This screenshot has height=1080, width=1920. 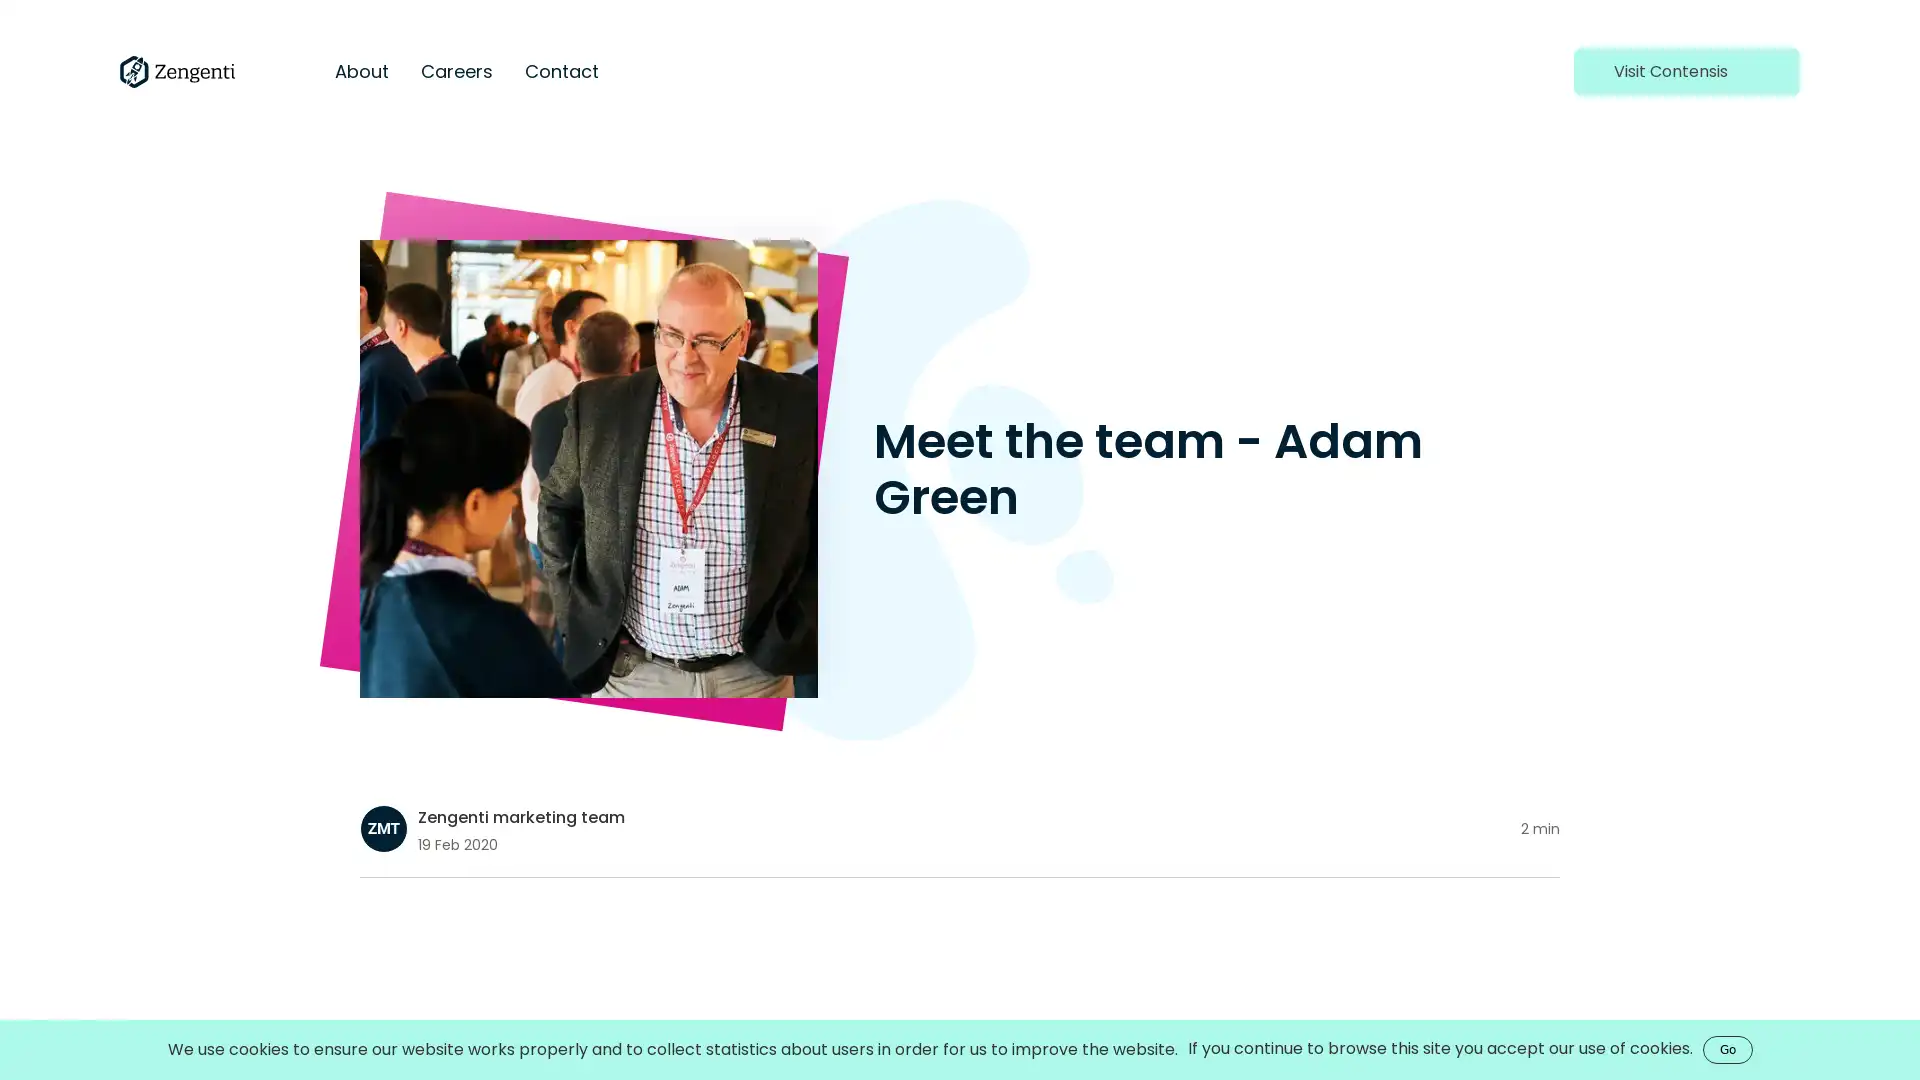 I want to click on Go, so click(x=1726, y=1048).